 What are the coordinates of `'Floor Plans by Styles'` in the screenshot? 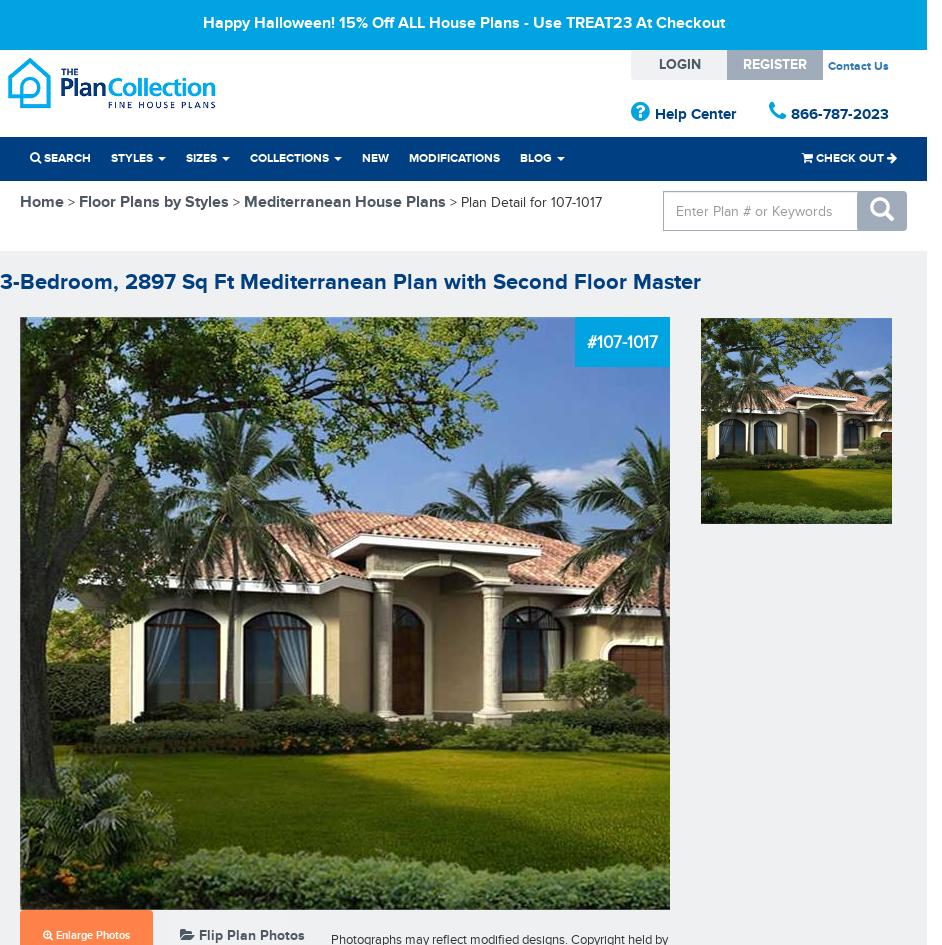 It's located at (78, 202).